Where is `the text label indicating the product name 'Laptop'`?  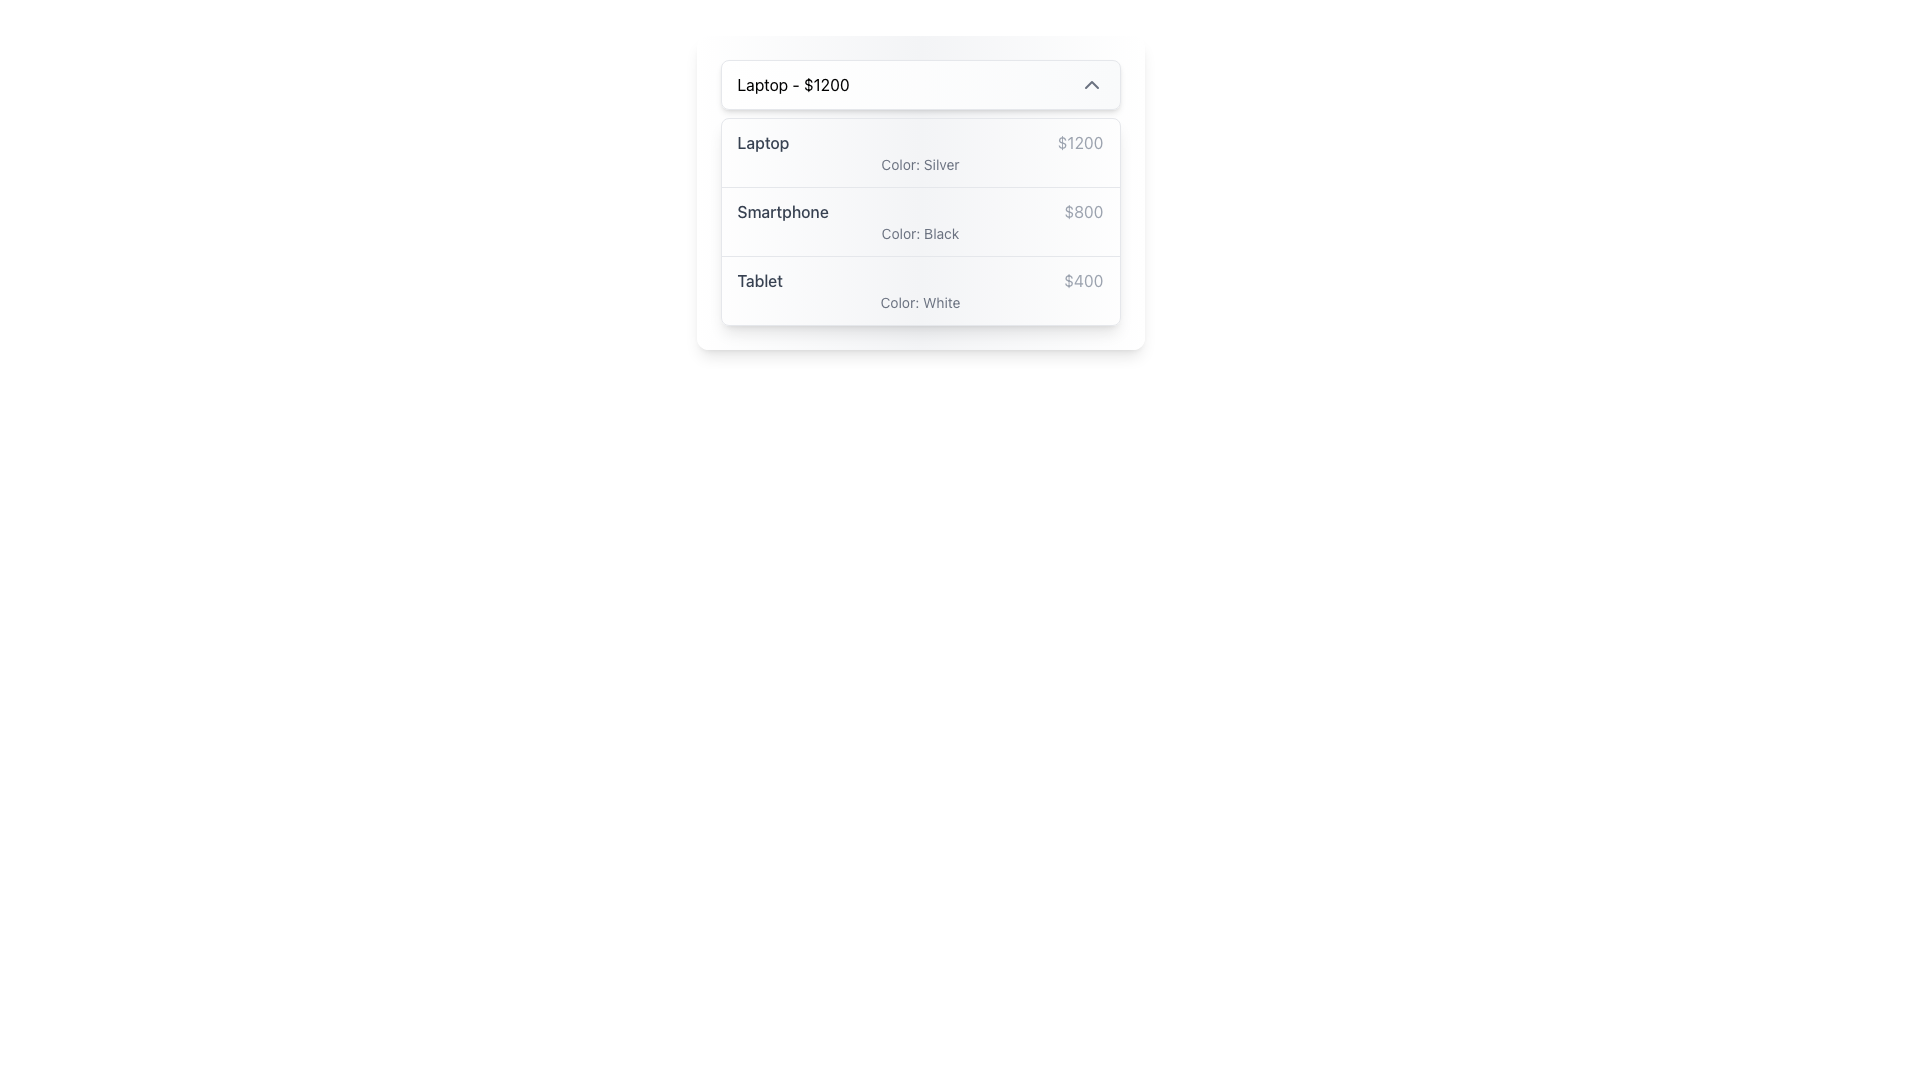 the text label indicating the product name 'Laptop' is located at coordinates (762, 141).